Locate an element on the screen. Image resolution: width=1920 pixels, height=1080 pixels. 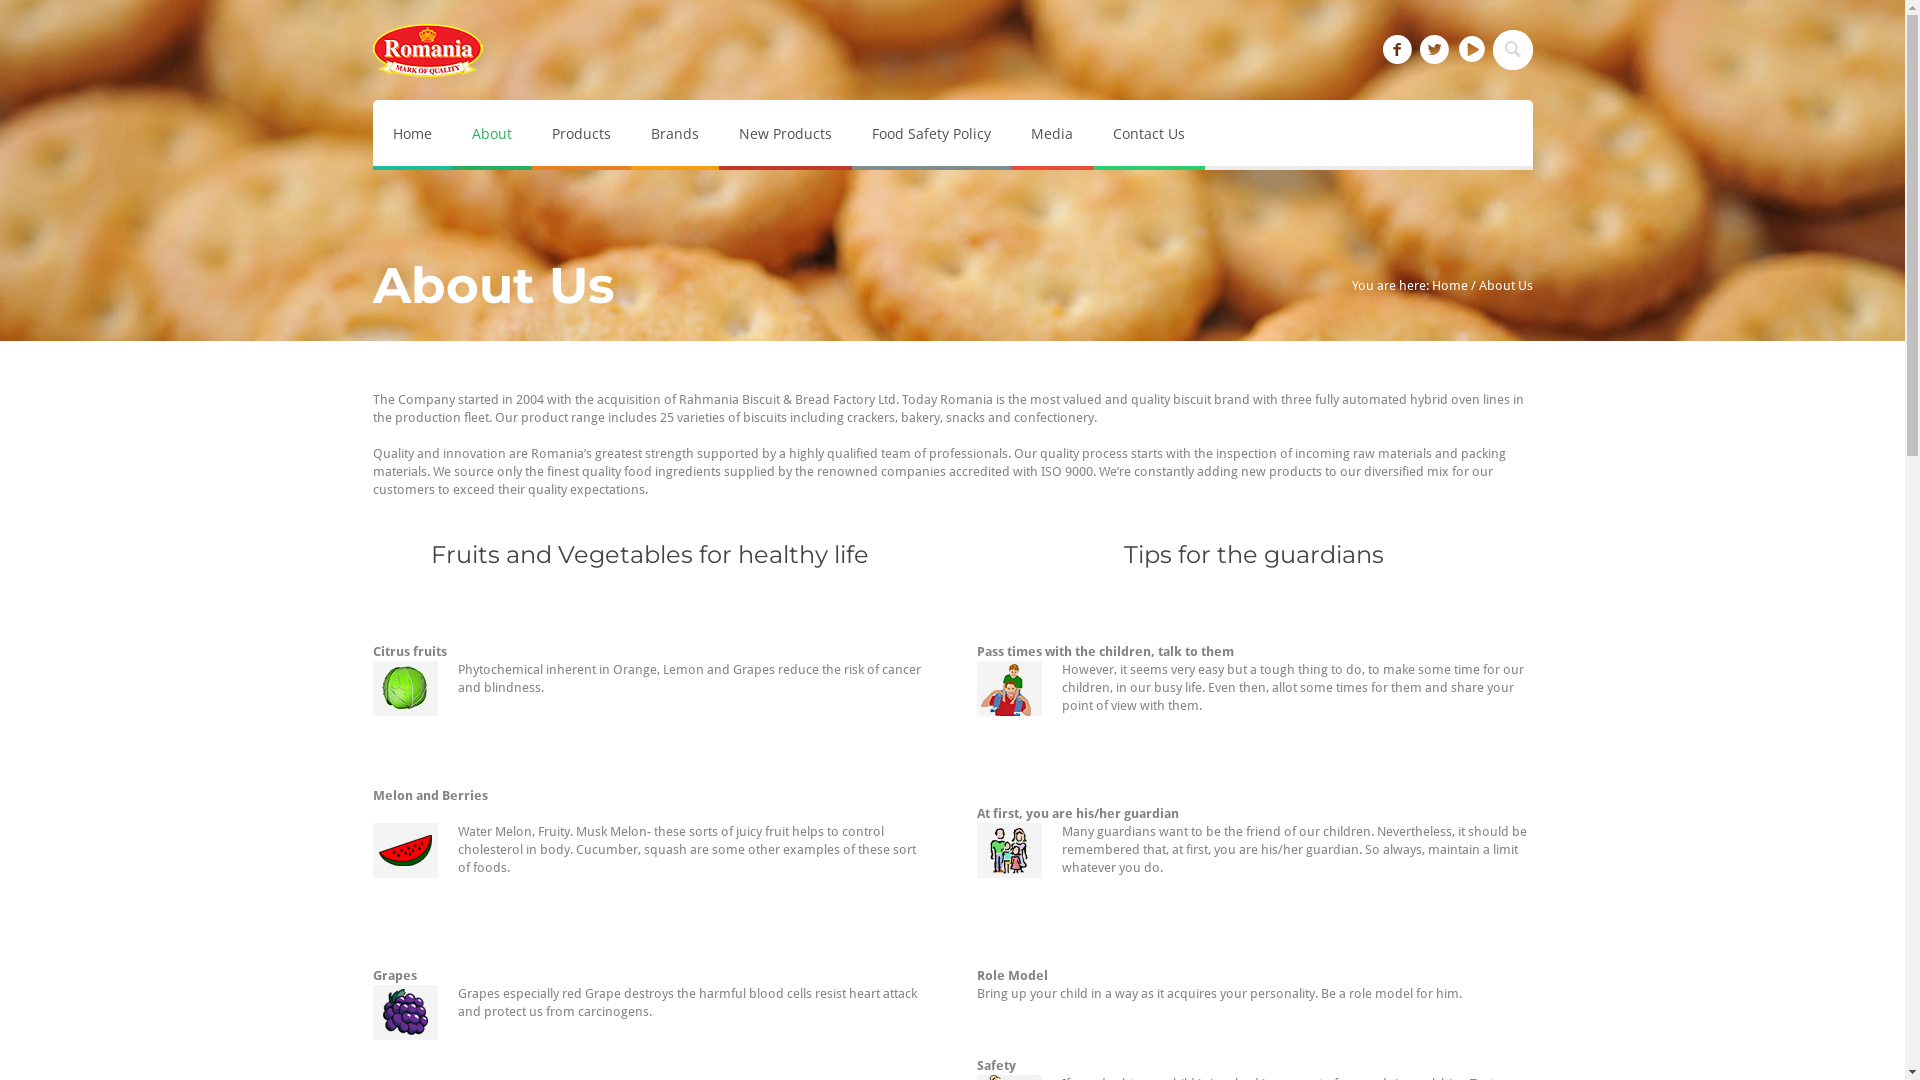
'Facebook' is located at coordinates (1395, 49).